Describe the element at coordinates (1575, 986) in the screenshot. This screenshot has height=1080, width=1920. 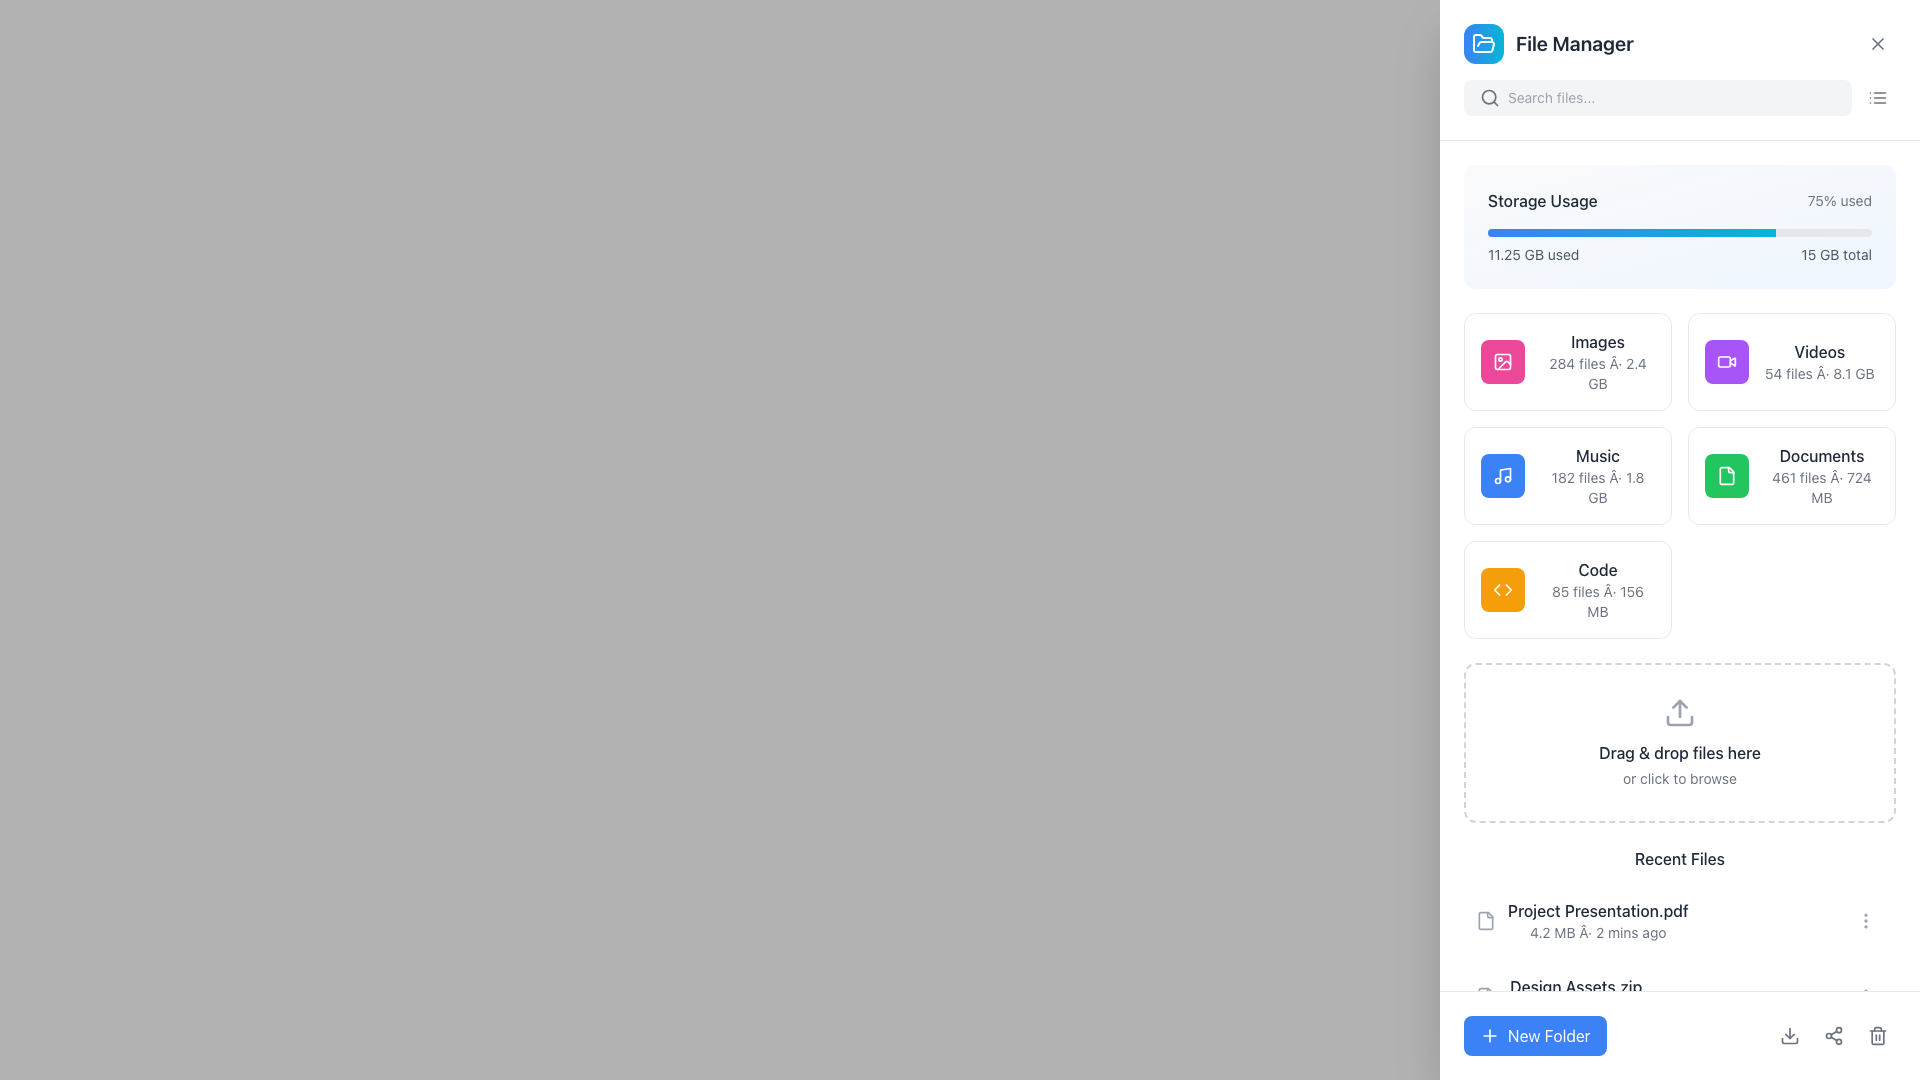
I see `text label for the file entry named 'Design Assets.zip' located in the recent files listing of the file manager, positioned above the 'New Folder' button and below 'Project Presentation.pdf'` at that location.